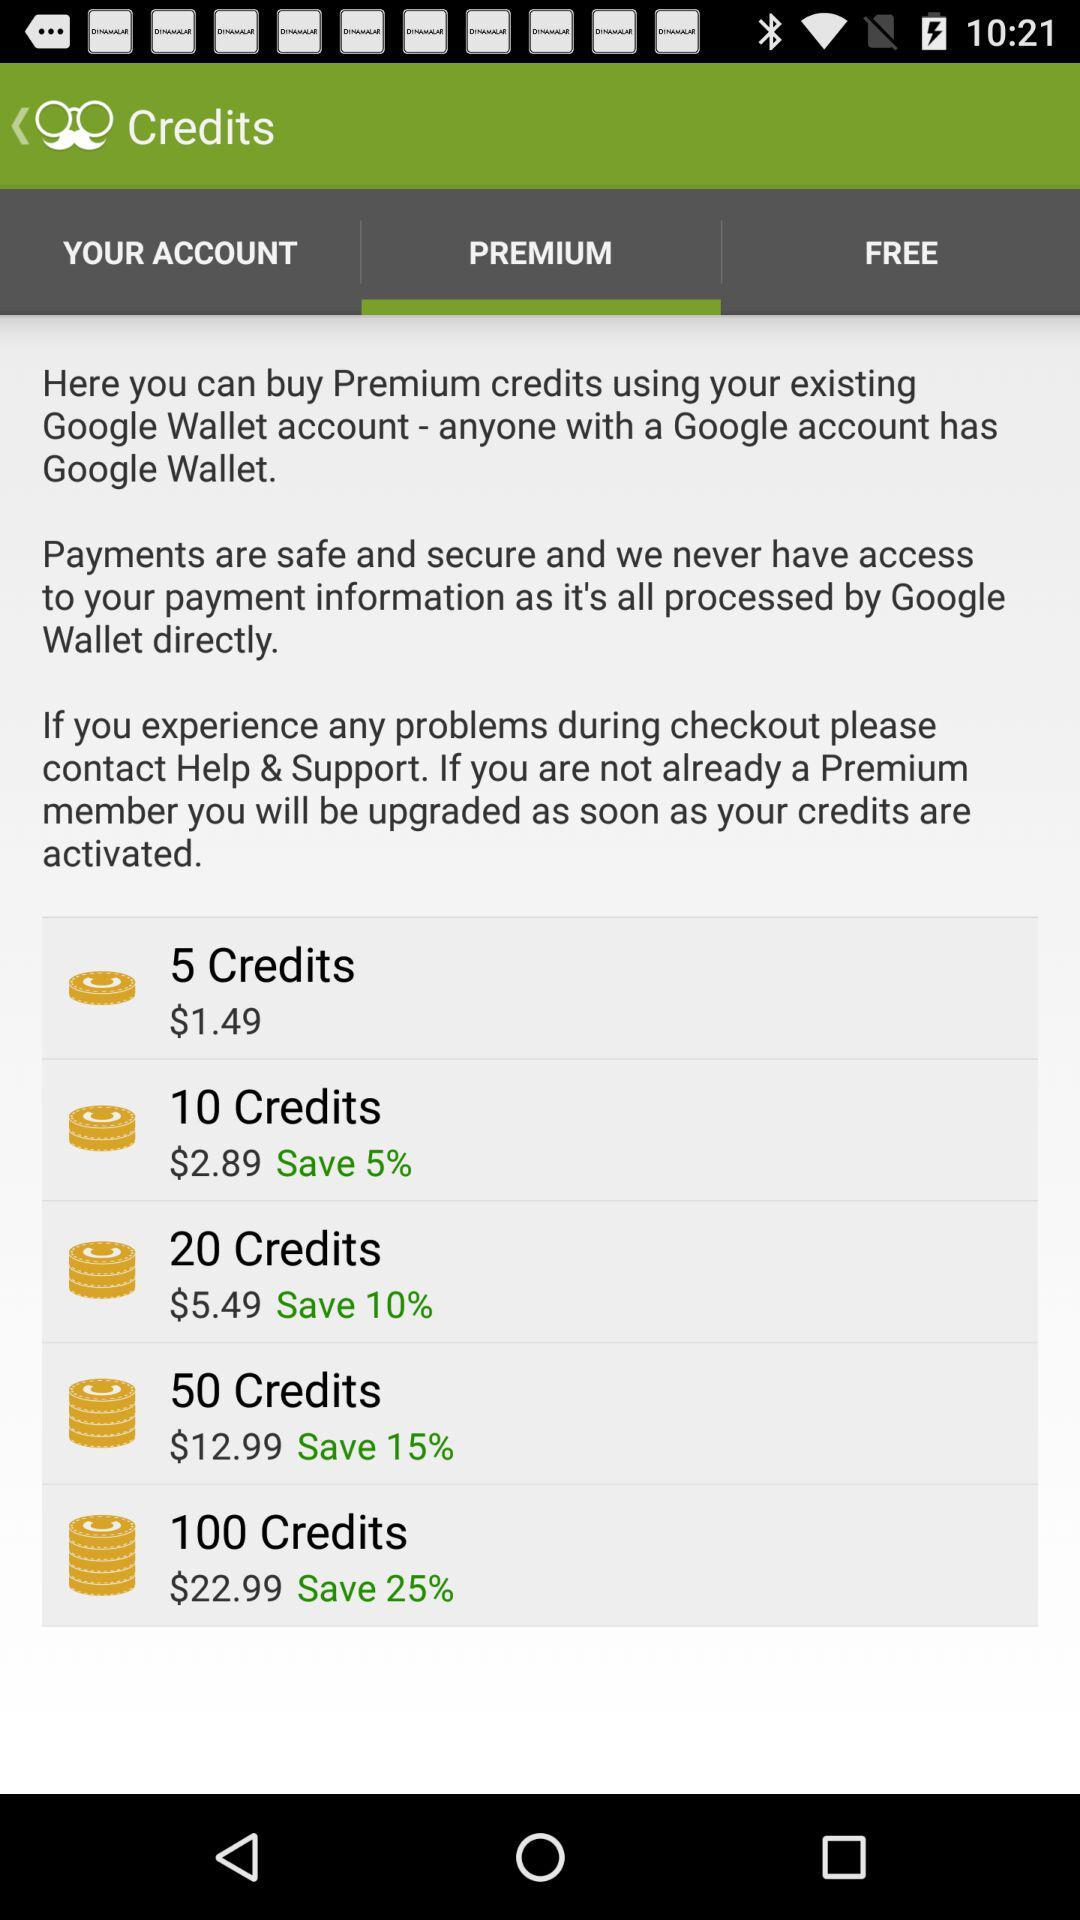 This screenshot has height=1920, width=1080. What do you see at coordinates (261, 963) in the screenshot?
I see `the app below the here you can` at bounding box center [261, 963].